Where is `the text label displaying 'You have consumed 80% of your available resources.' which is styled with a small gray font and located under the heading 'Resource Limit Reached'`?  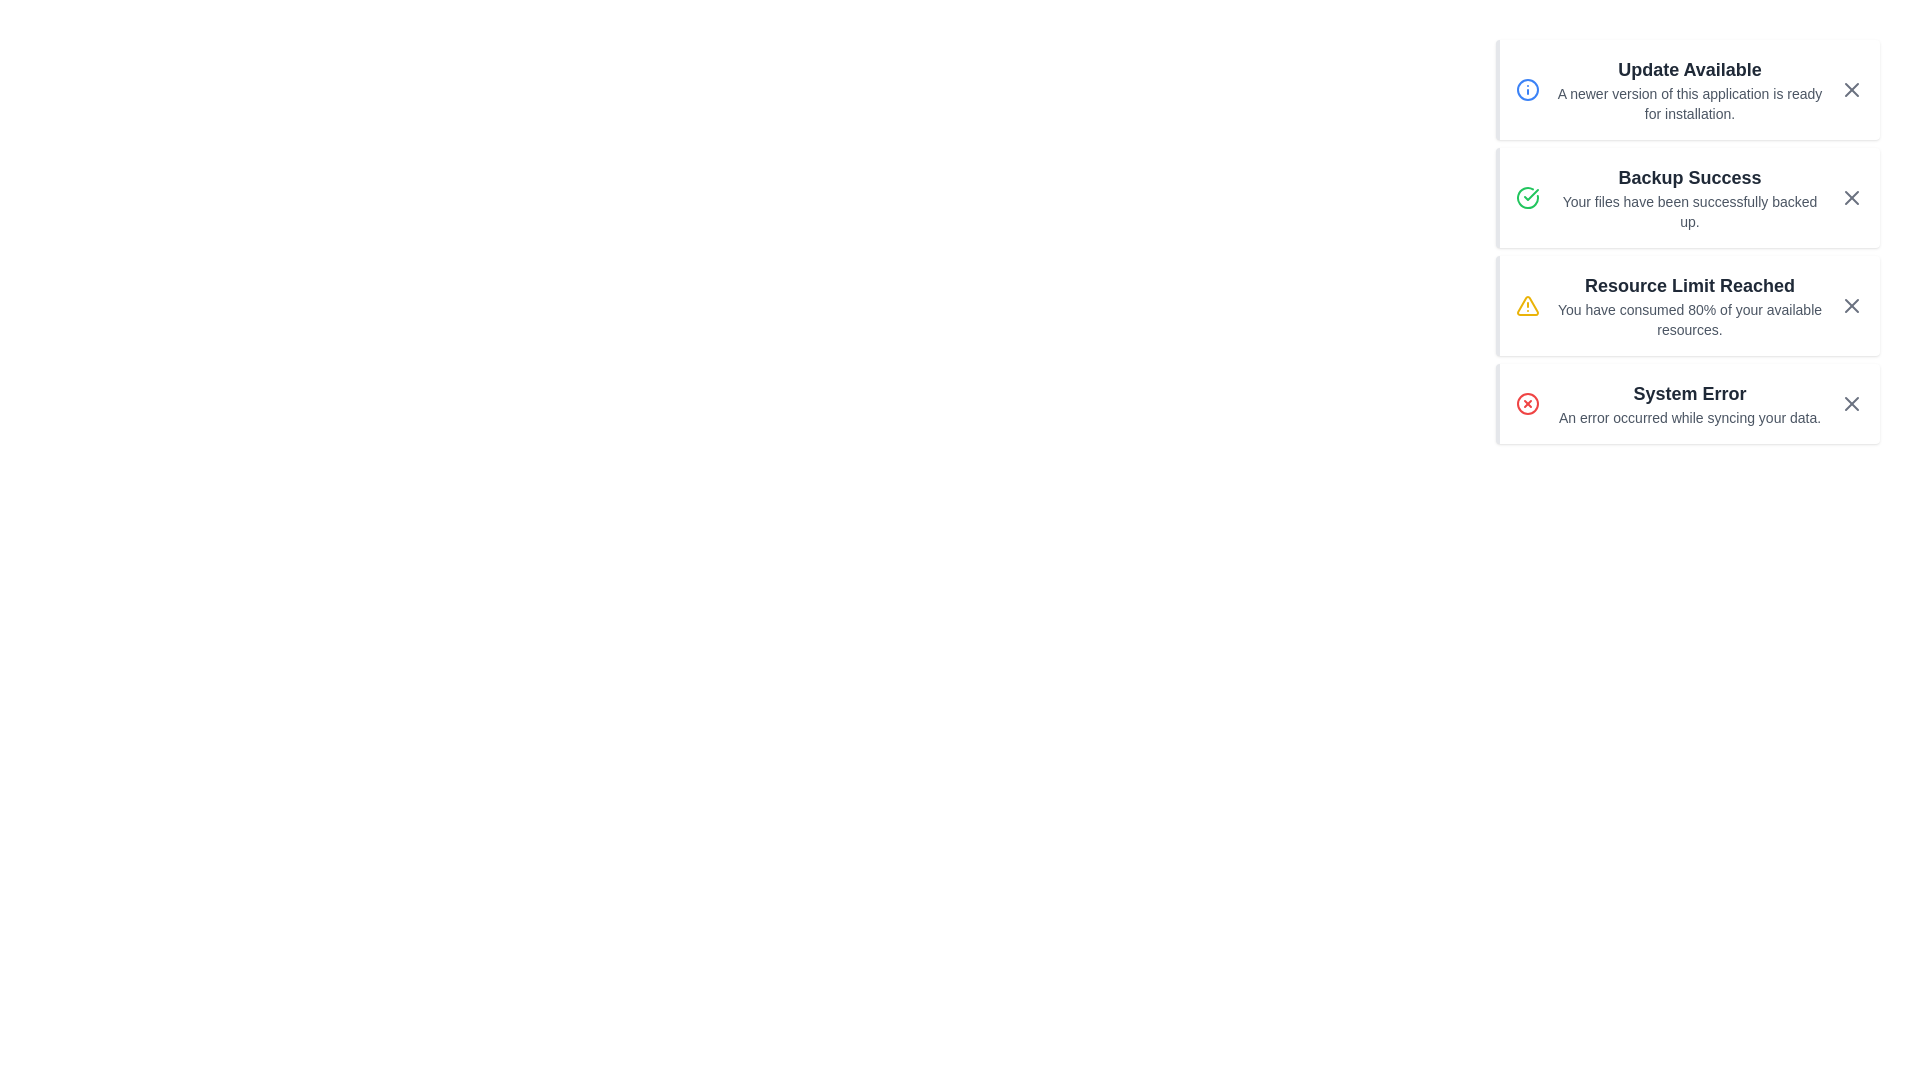
the text label displaying 'You have consumed 80% of your available resources.' which is styled with a small gray font and located under the heading 'Resource Limit Reached' is located at coordinates (1688, 319).